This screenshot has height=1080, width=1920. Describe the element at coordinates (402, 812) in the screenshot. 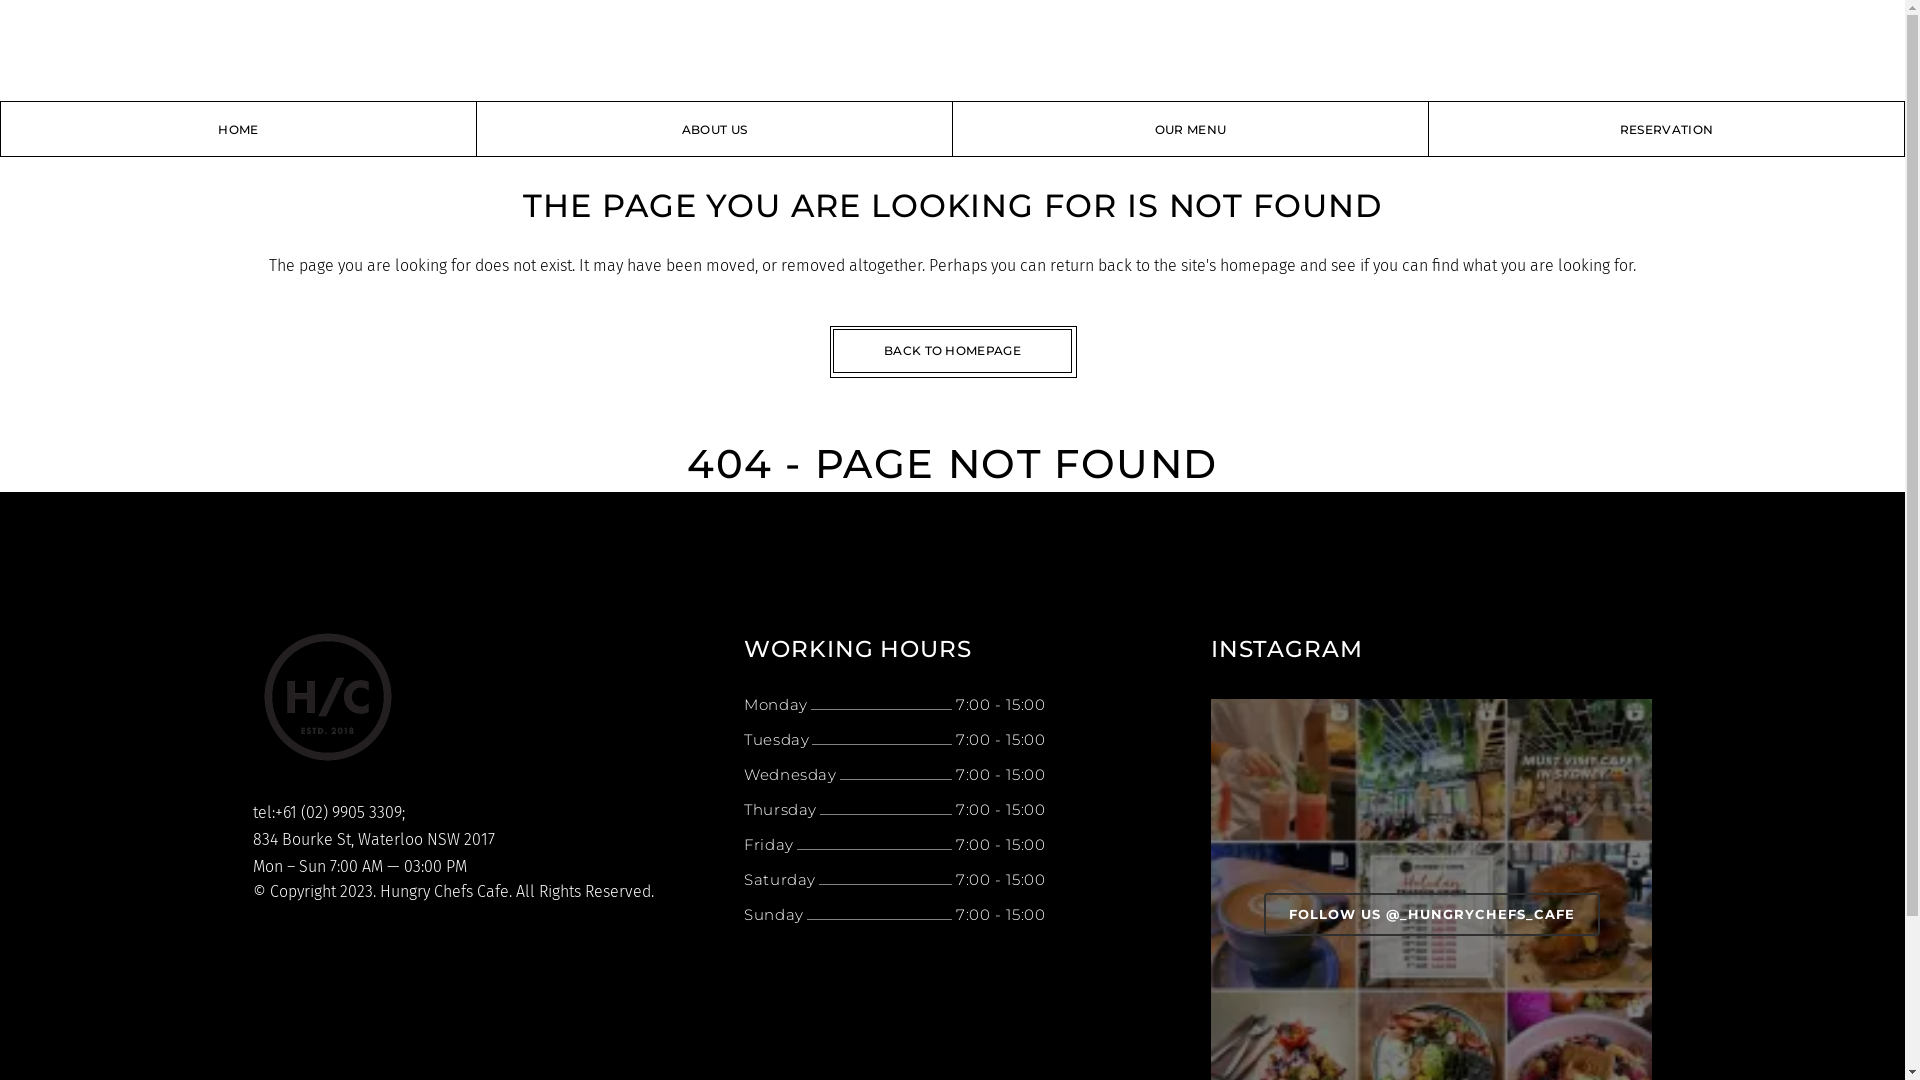

I see `';'` at that location.